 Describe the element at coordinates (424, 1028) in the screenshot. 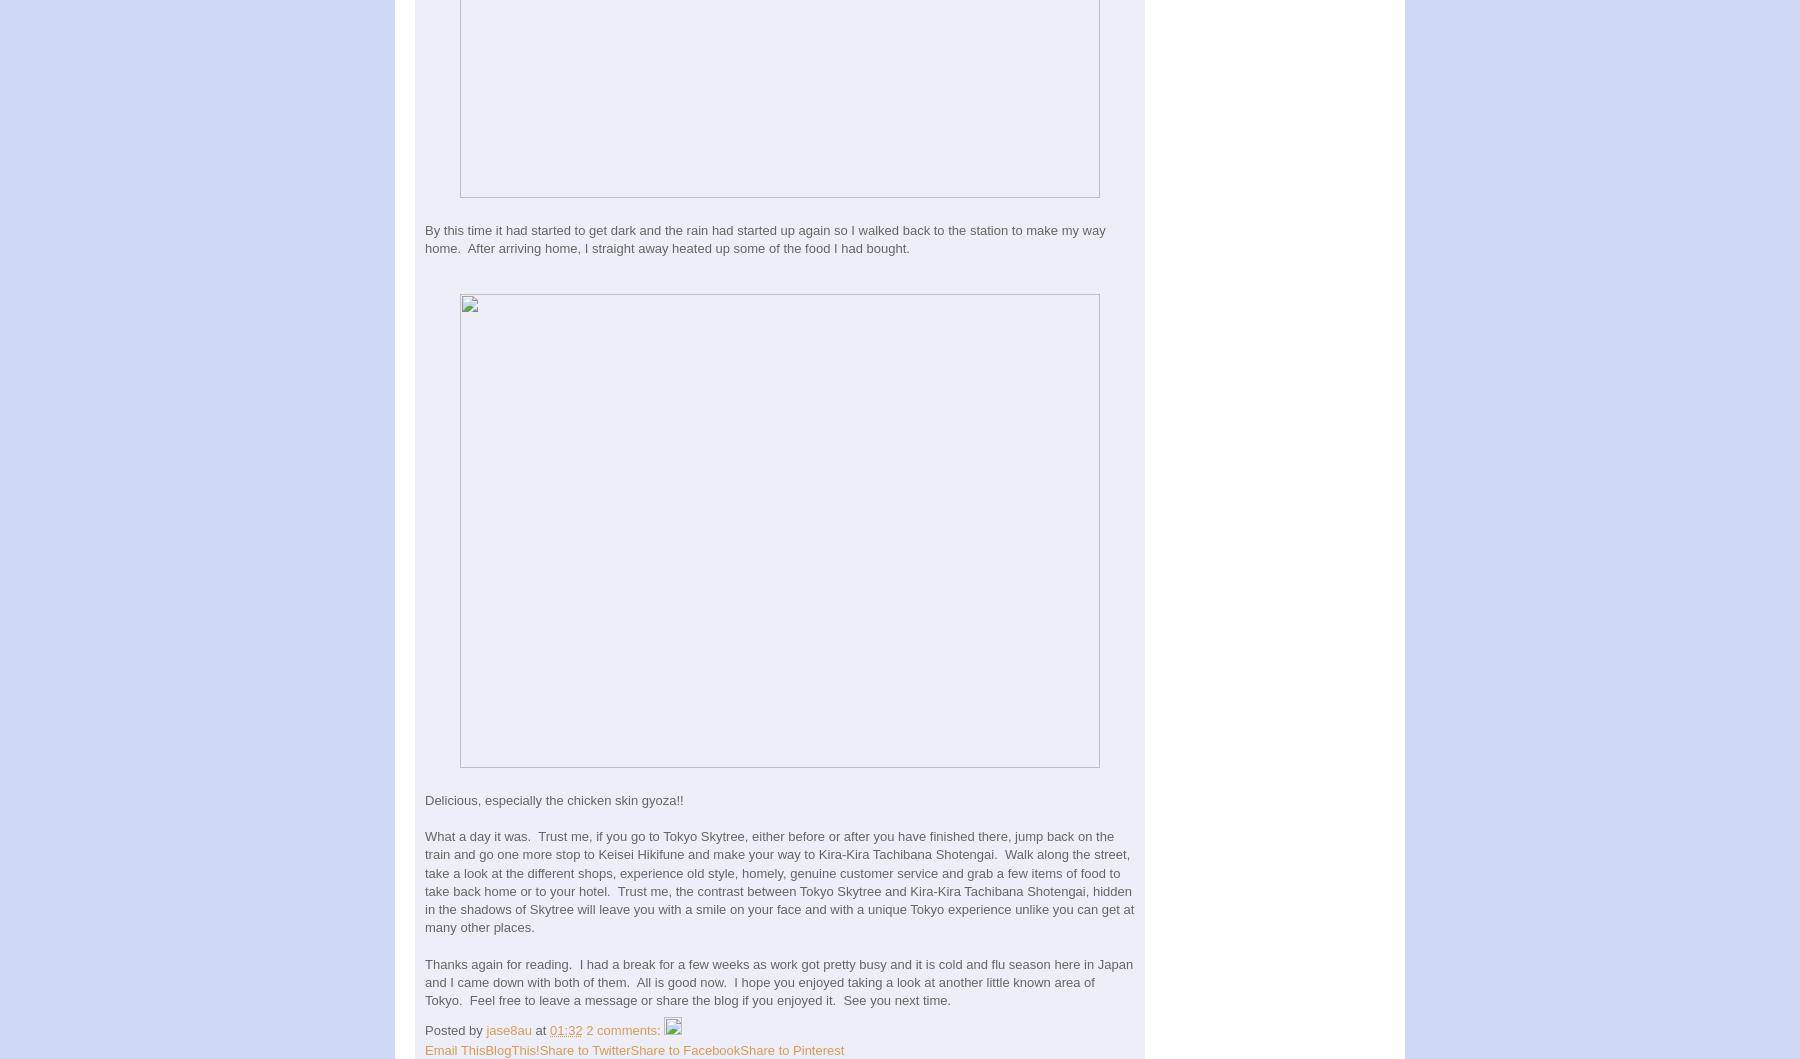

I see `'Posted by'` at that location.